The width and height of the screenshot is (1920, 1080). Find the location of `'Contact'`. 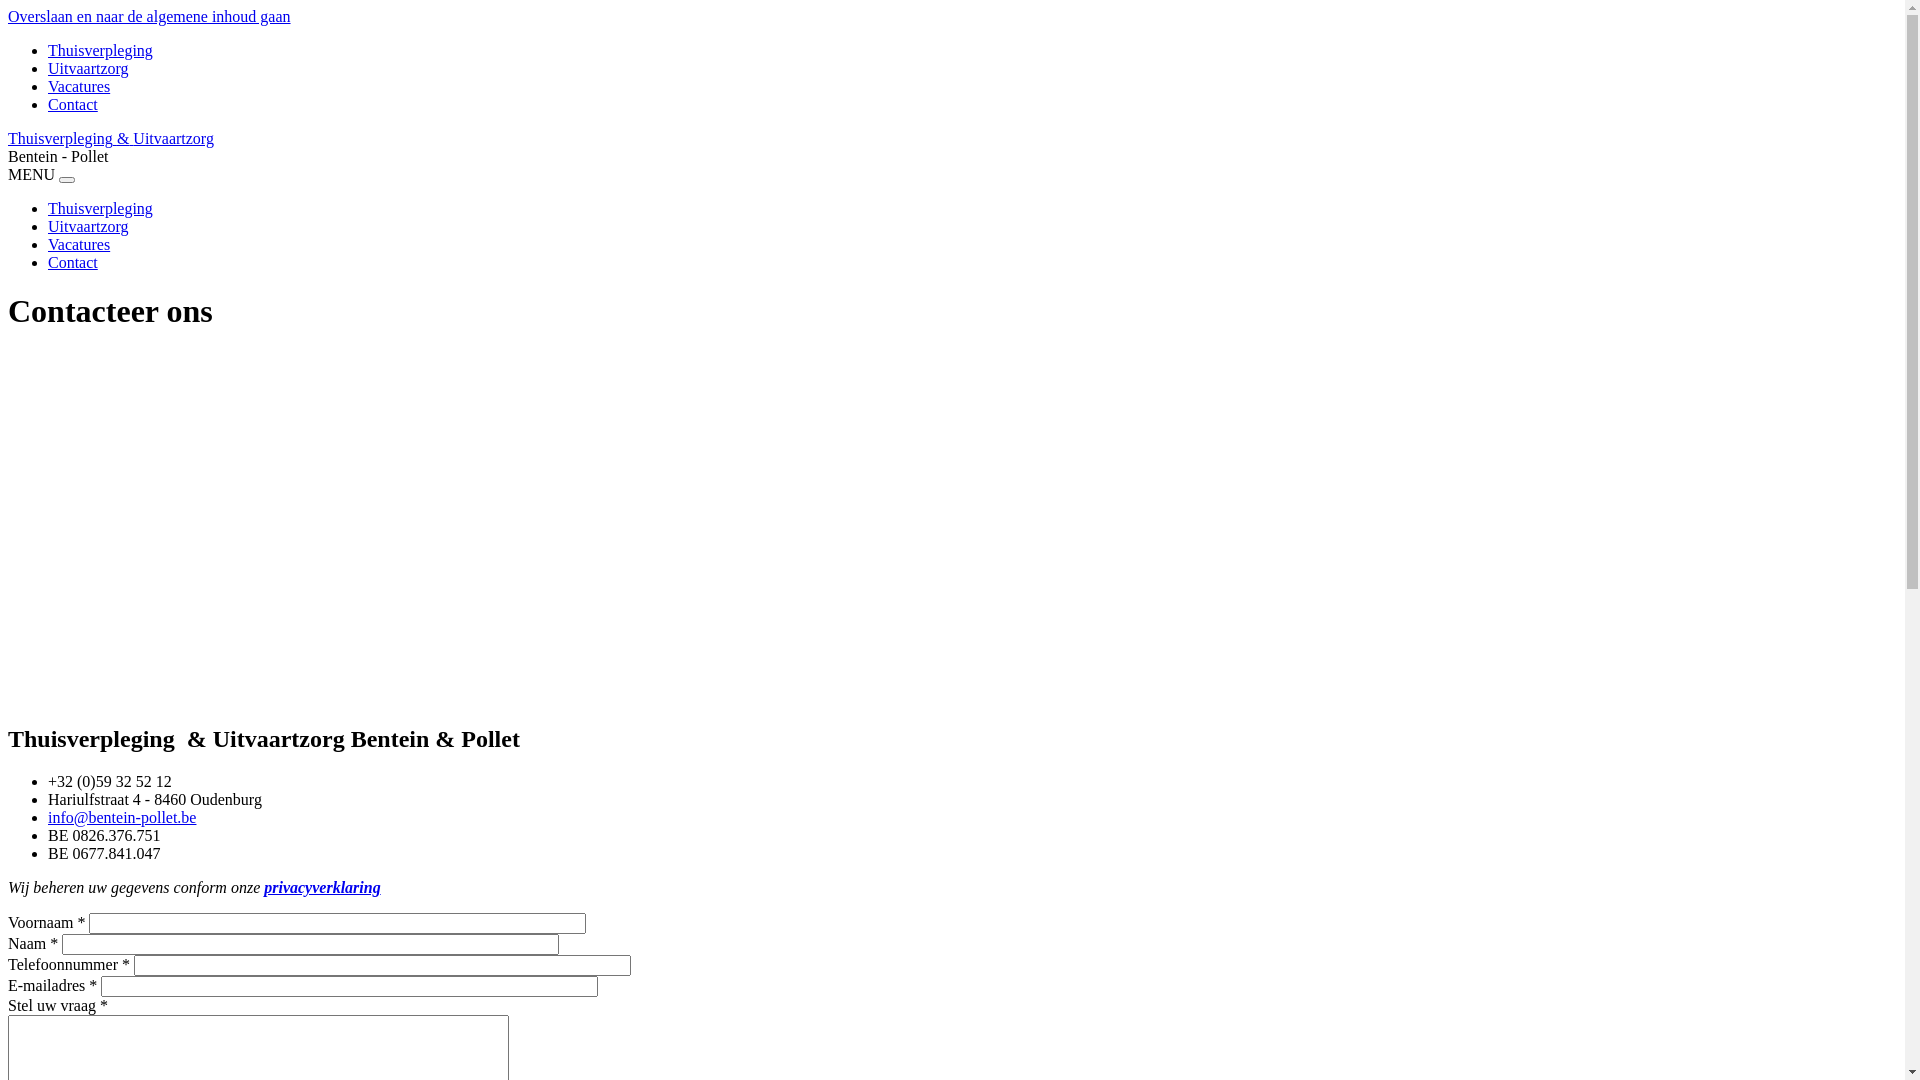

'Contact' is located at coordinates (72, 104).